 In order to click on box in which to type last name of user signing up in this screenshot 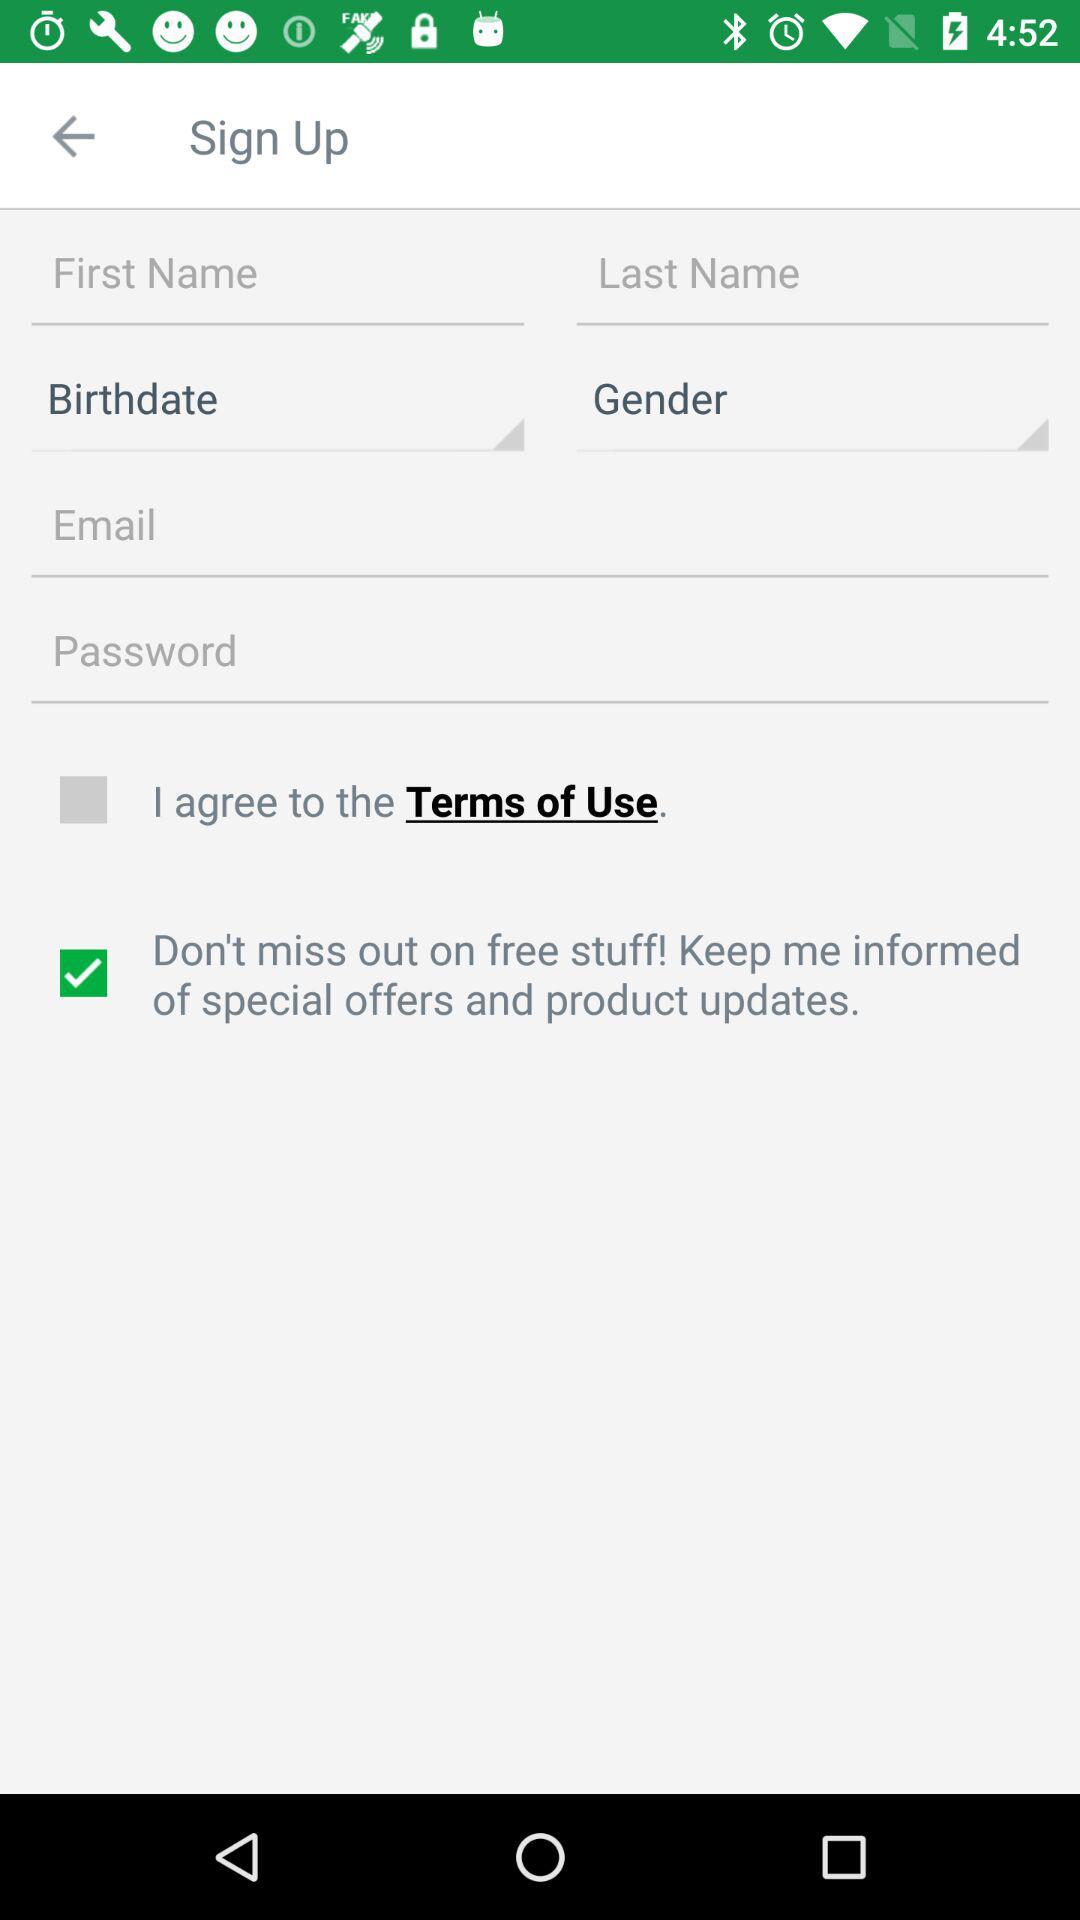, I will do `click(812, 272)`.